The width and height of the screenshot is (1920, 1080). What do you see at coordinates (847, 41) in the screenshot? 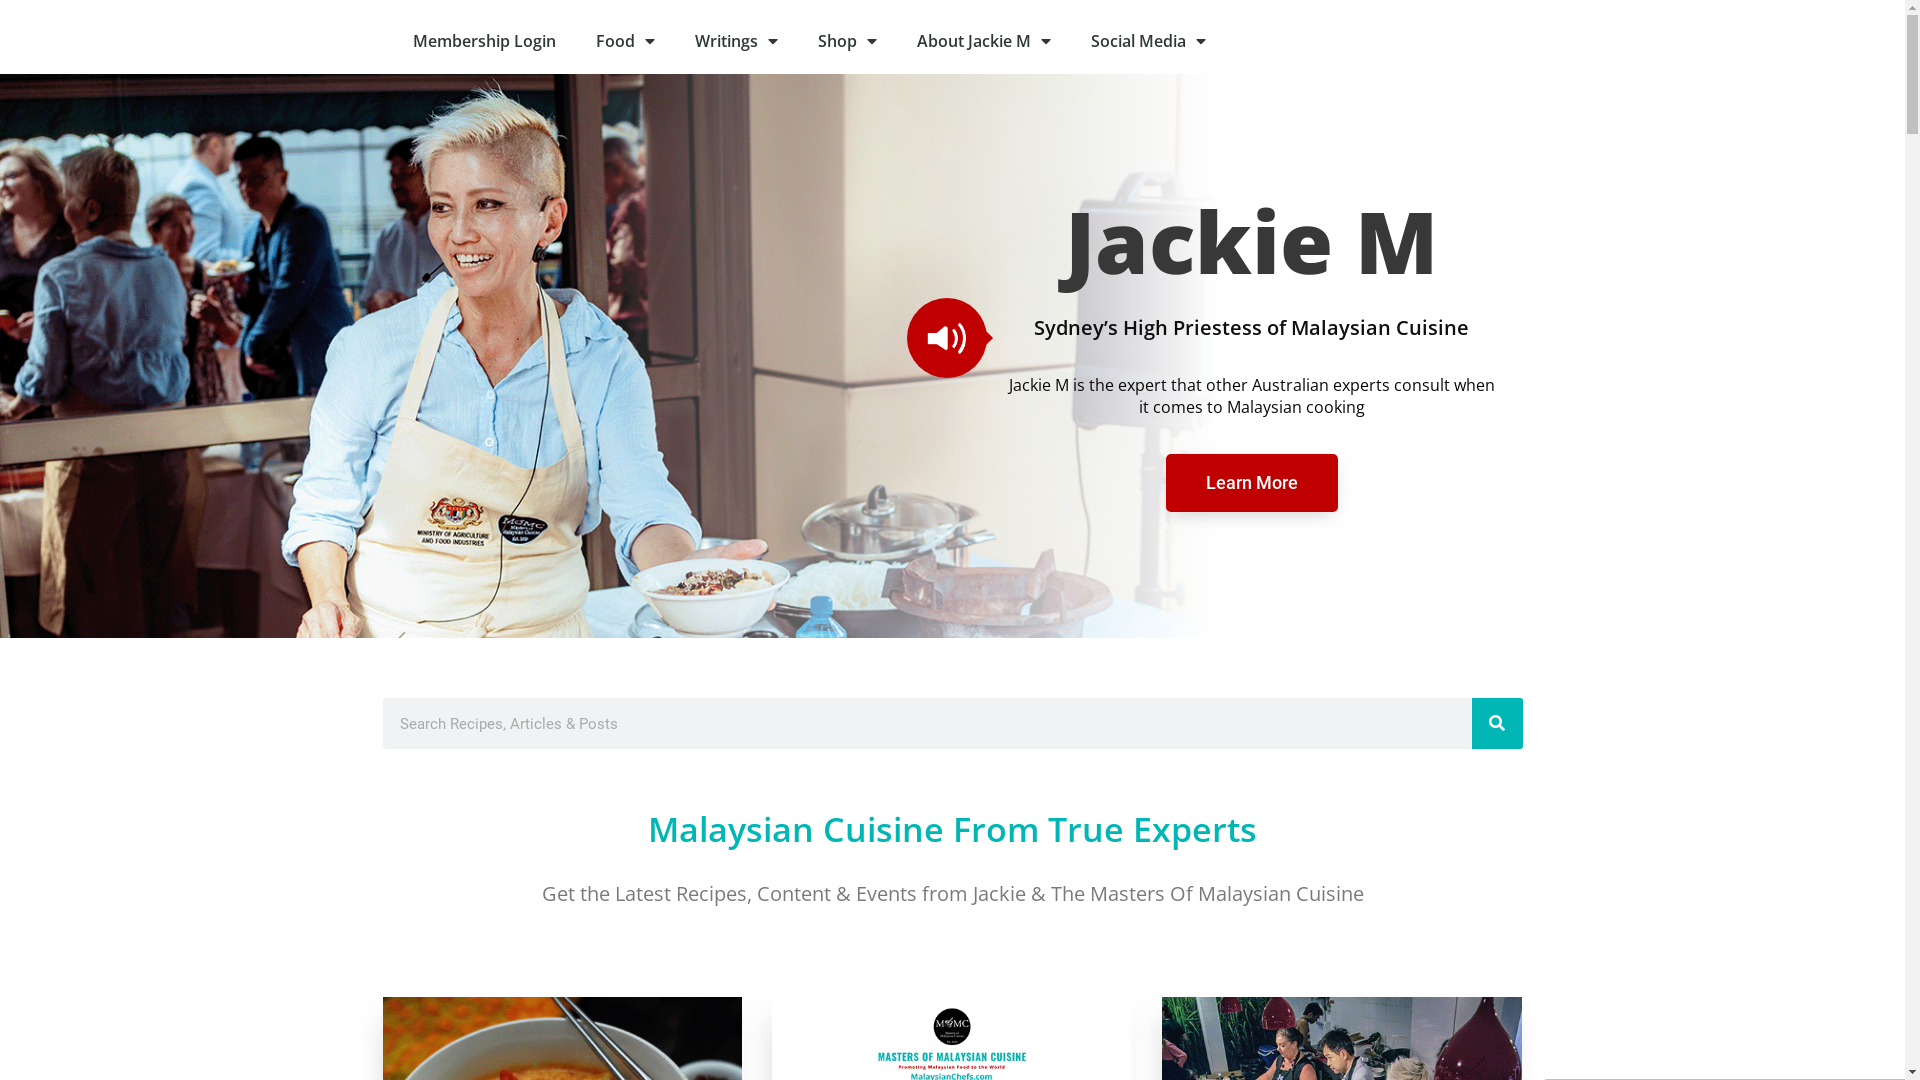
I see `'Shop'` at bounding box center [847, 41].